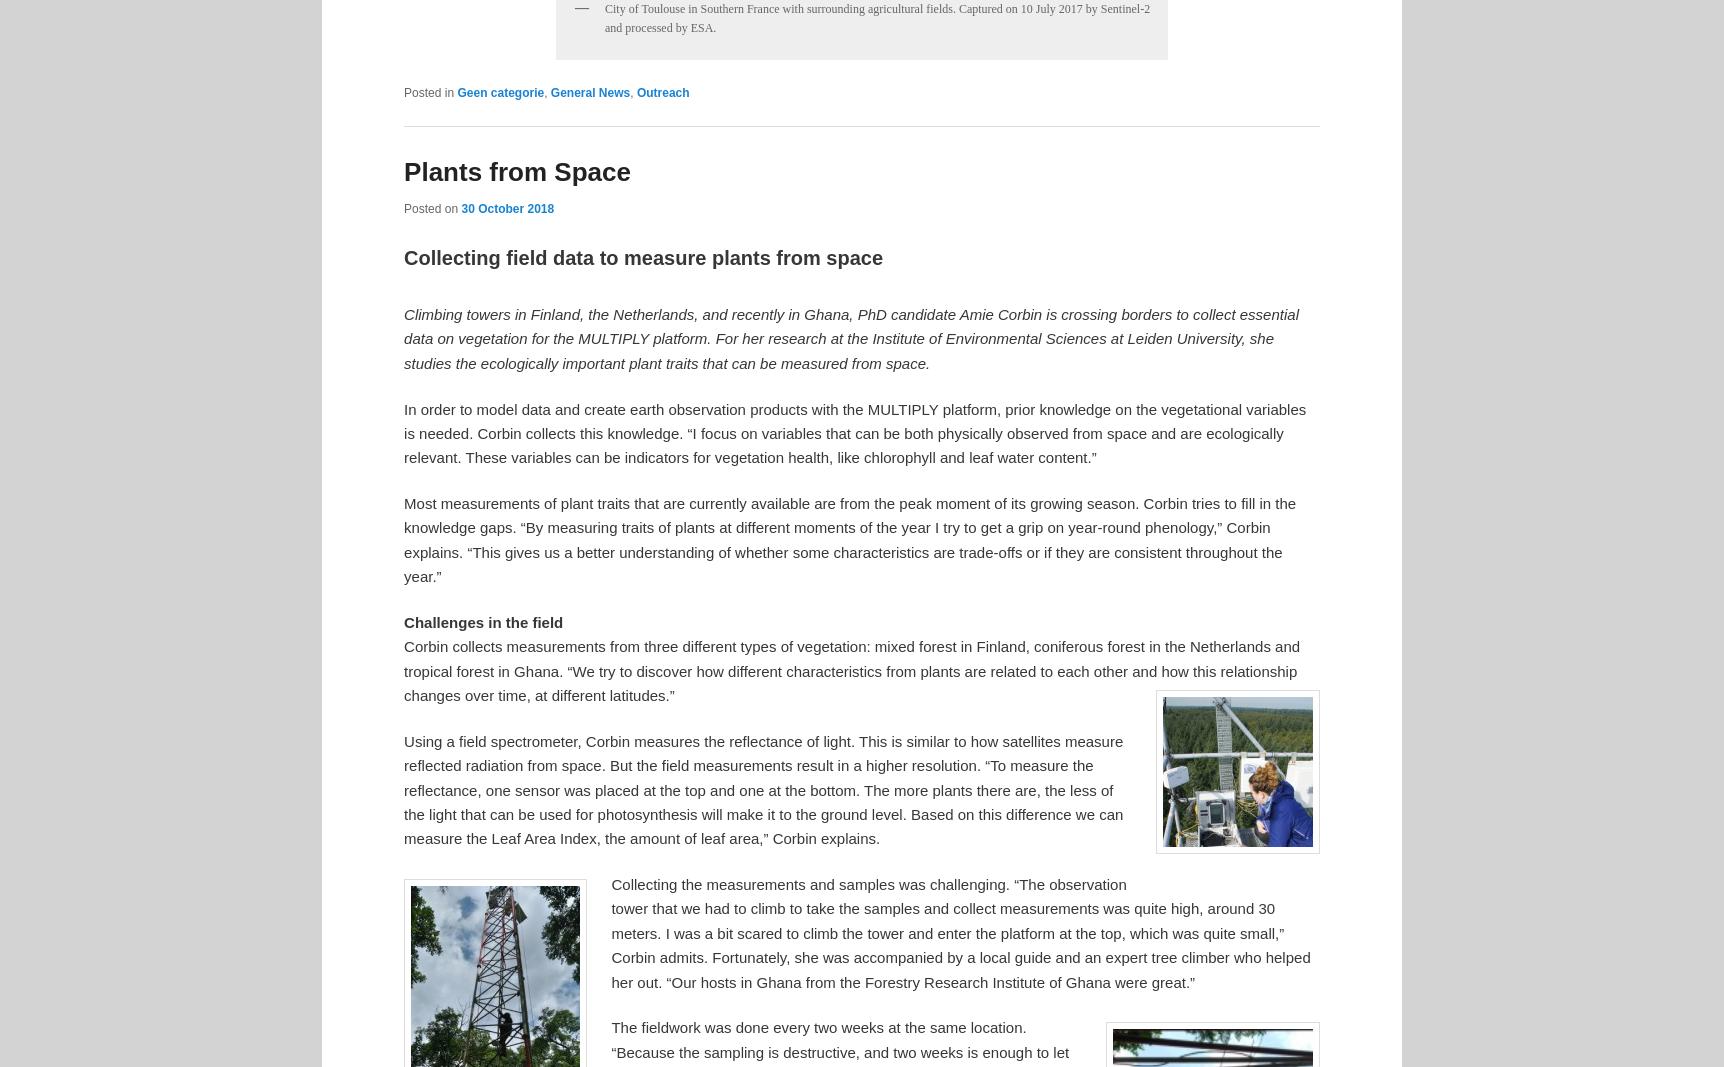 This screenshot has height=1067, width=1724. What do you see at coordinates (402, 671) in the screenshot?
I see `'Corbin collects measurements from three different types of vegetation: mixed forest in Finland, coniferous forest in the Netherlands and tropical forest in Ghana. “We try to discover how different characteristics from plants are related to each other and how this relationship changes over time, at different latitudes.”'` at bounding box center [402, 671].